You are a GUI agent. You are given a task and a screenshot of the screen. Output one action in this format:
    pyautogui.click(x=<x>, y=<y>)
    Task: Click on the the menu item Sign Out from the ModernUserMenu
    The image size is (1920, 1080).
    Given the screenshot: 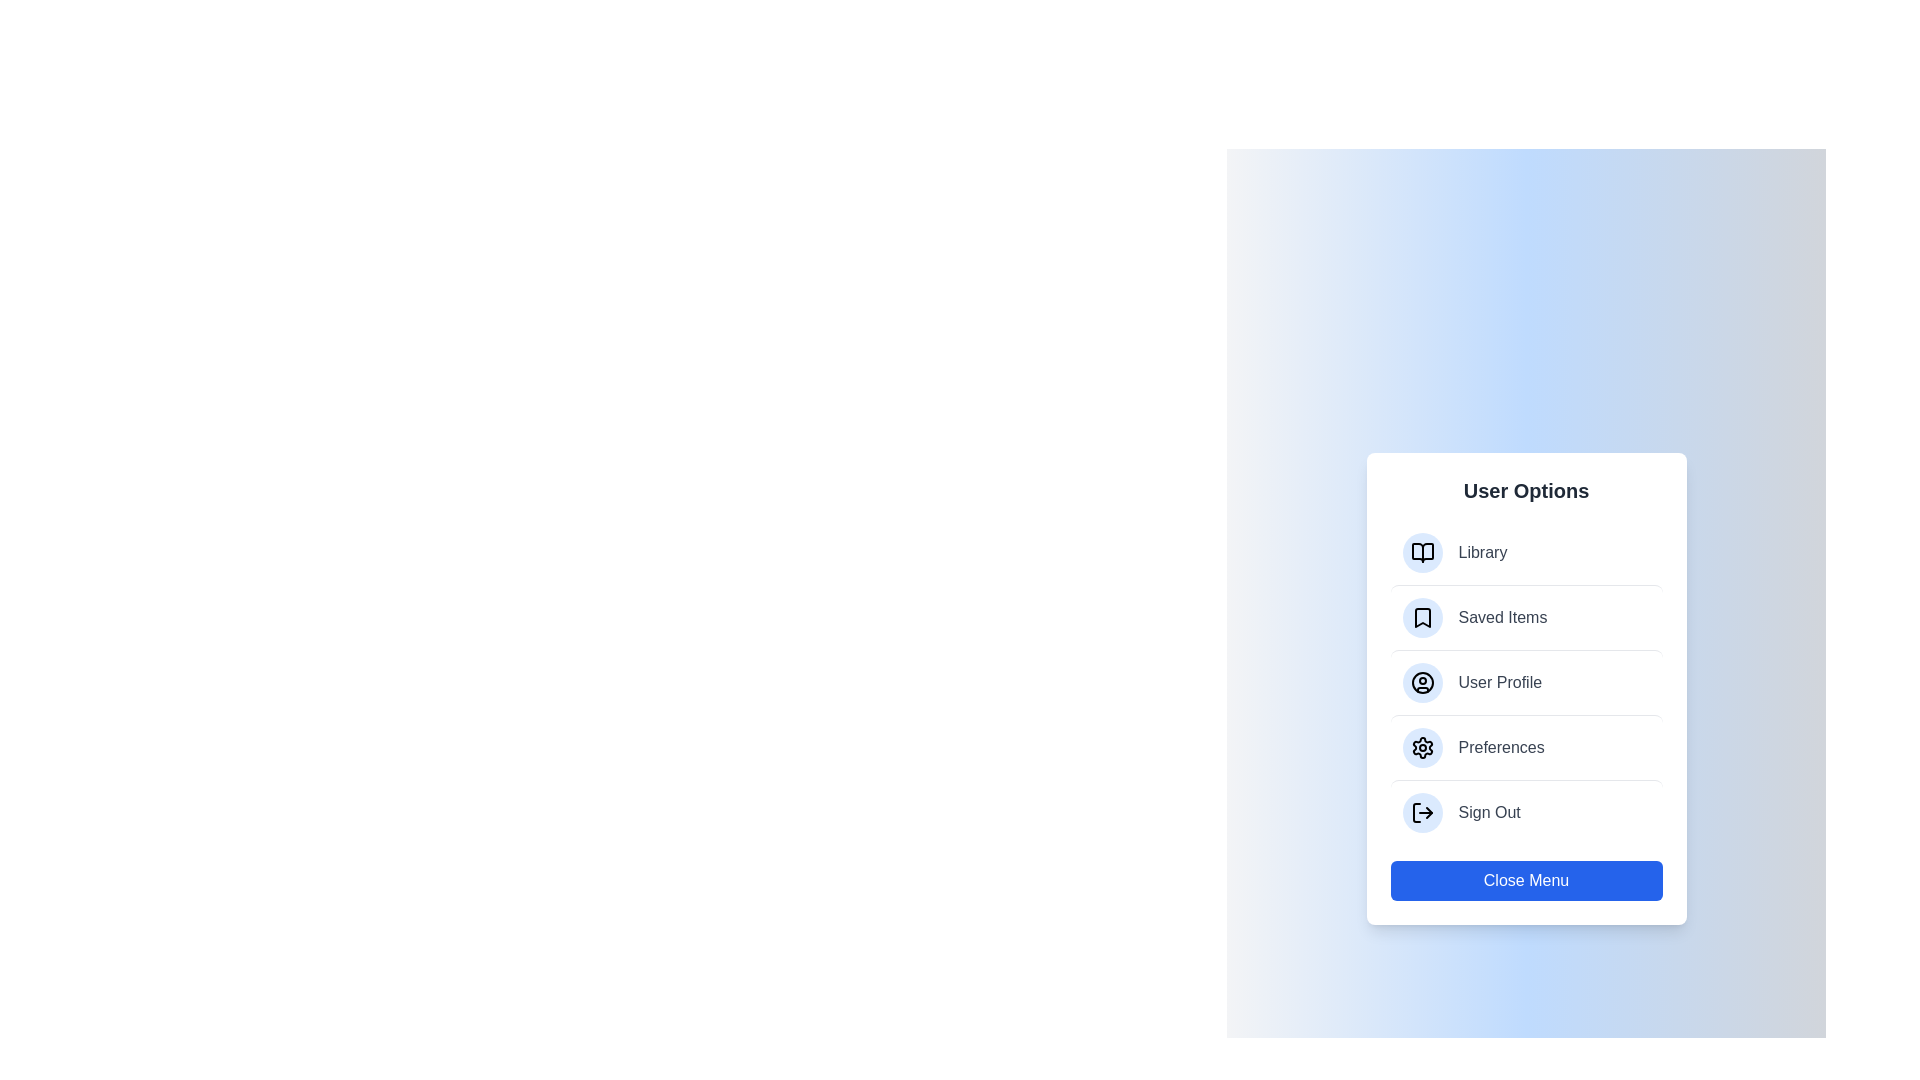 What is the action you would take?
    pyautogui.click(x=1525, y=812)
    